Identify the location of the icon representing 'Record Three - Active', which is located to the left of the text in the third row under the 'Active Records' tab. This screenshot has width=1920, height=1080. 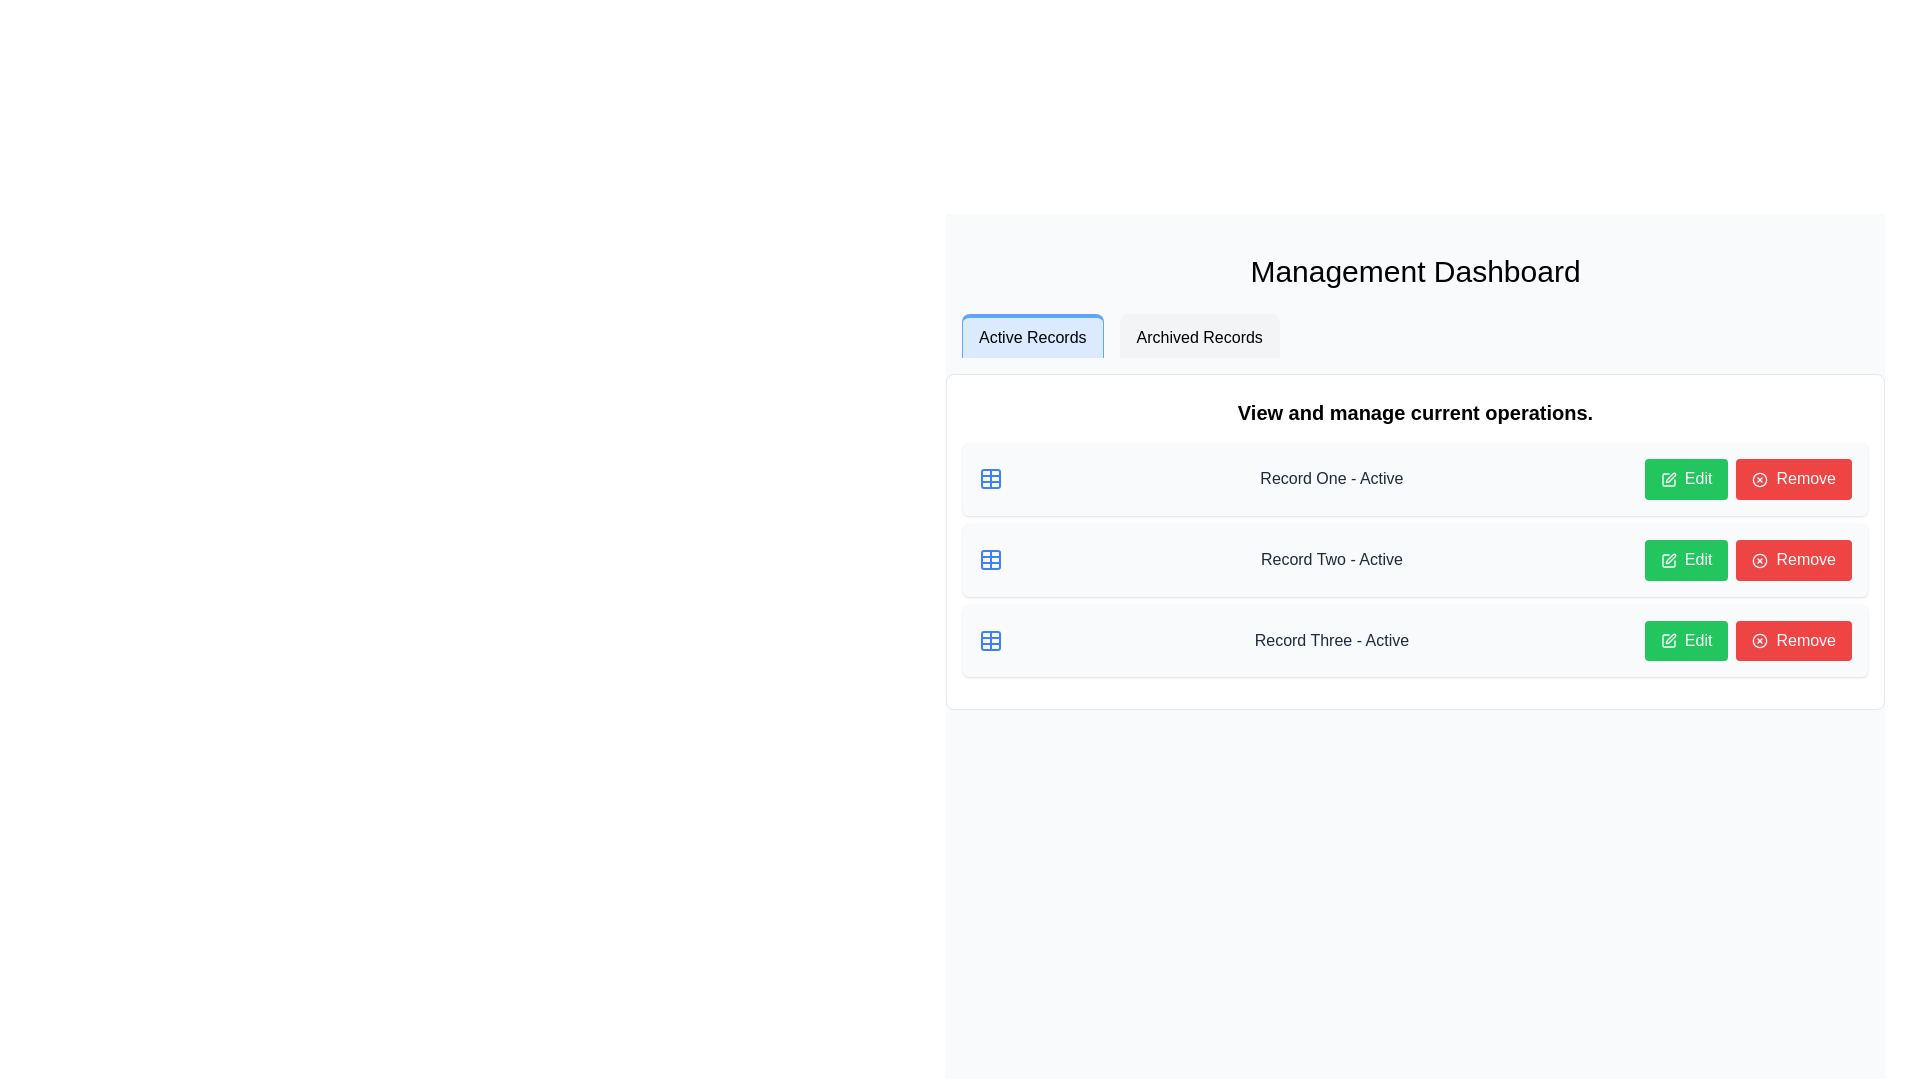
(990, 640).